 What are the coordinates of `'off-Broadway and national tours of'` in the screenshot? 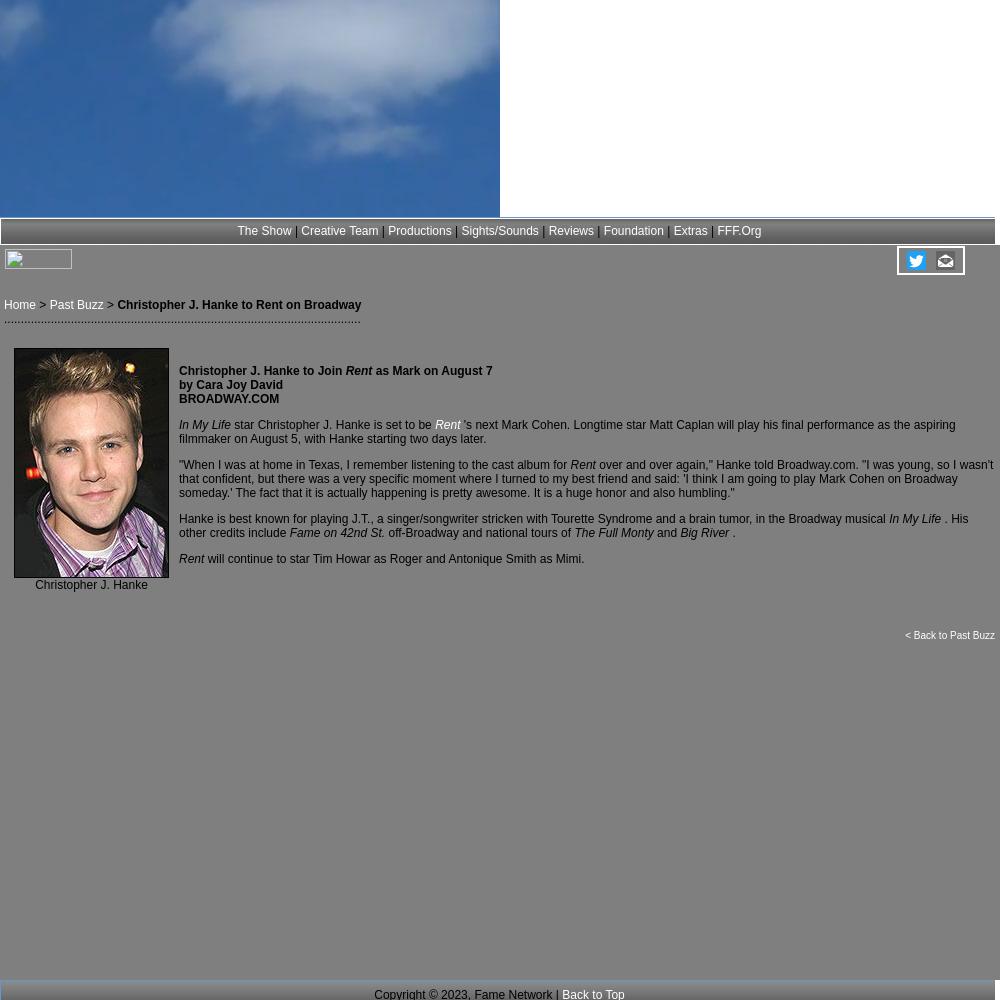 It's located at (480, 533).